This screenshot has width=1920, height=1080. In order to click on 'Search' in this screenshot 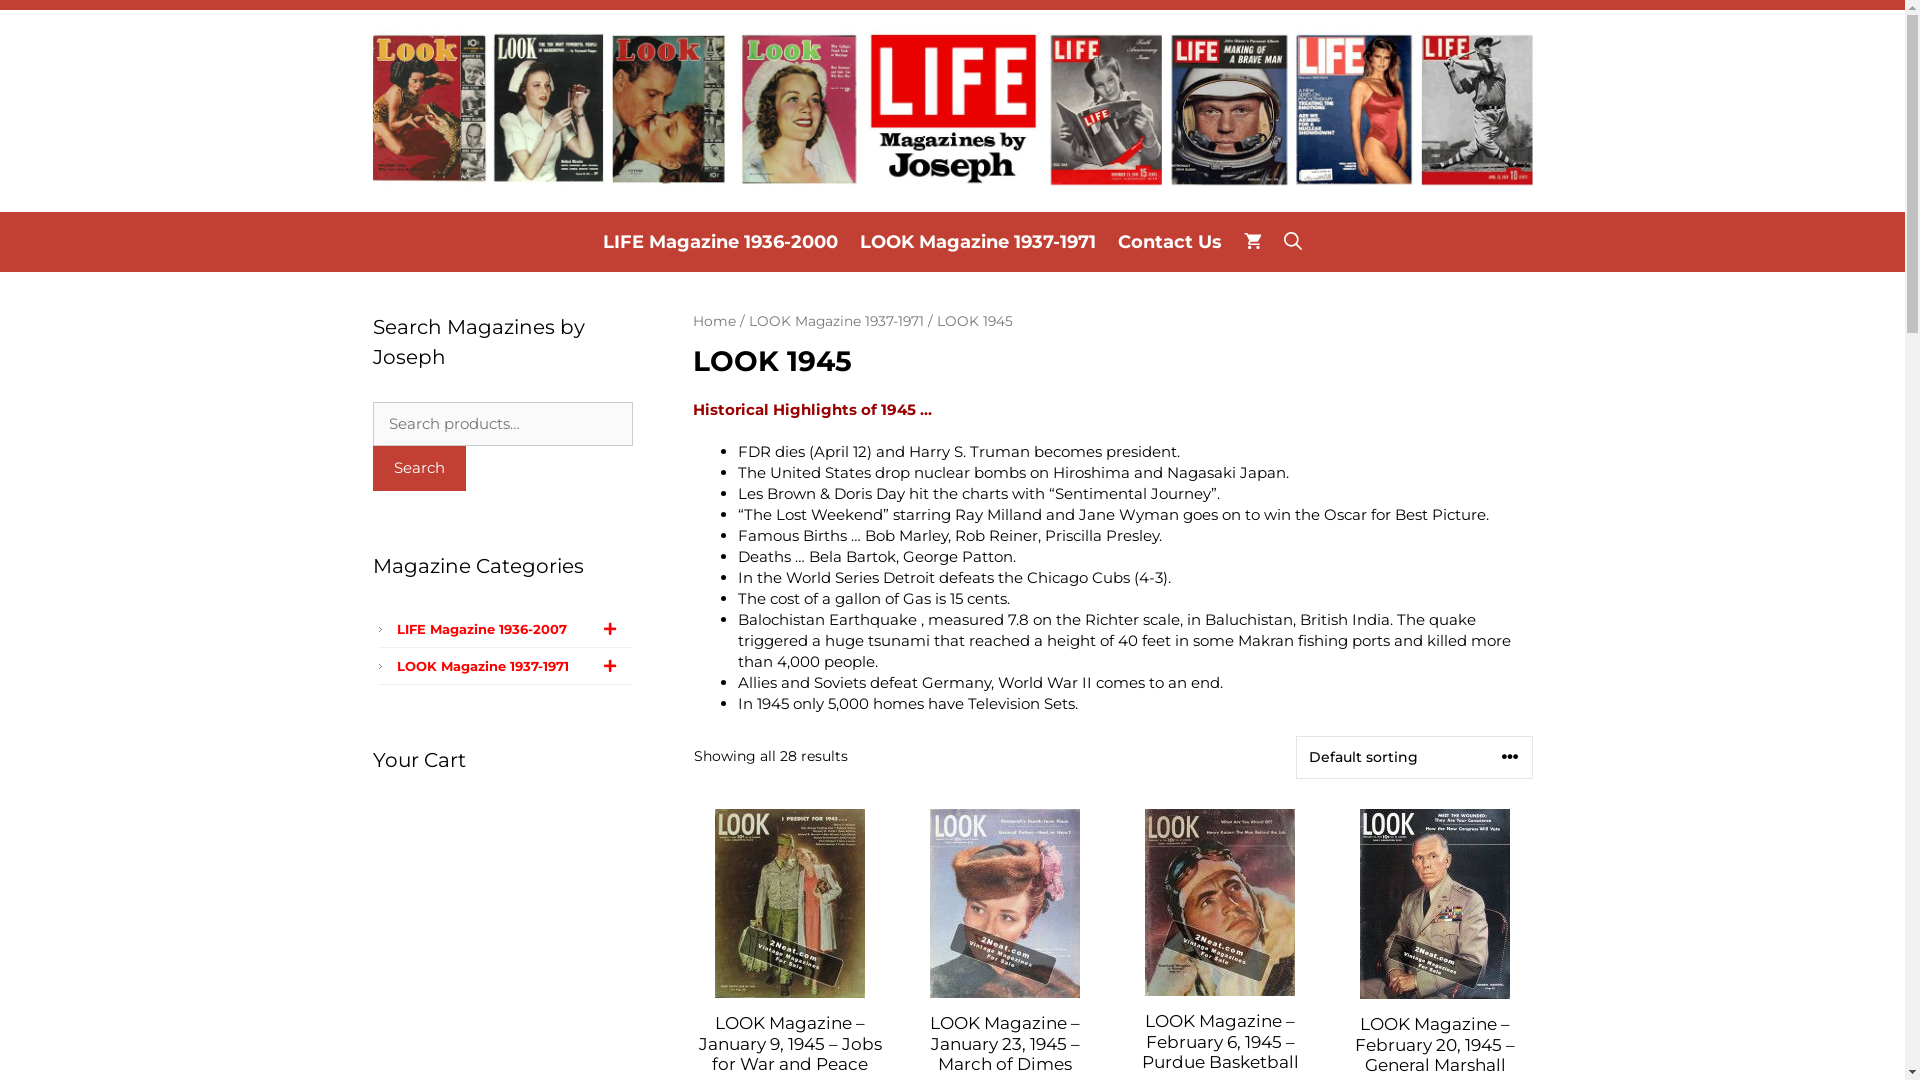, I will do `click(417, 468)`.